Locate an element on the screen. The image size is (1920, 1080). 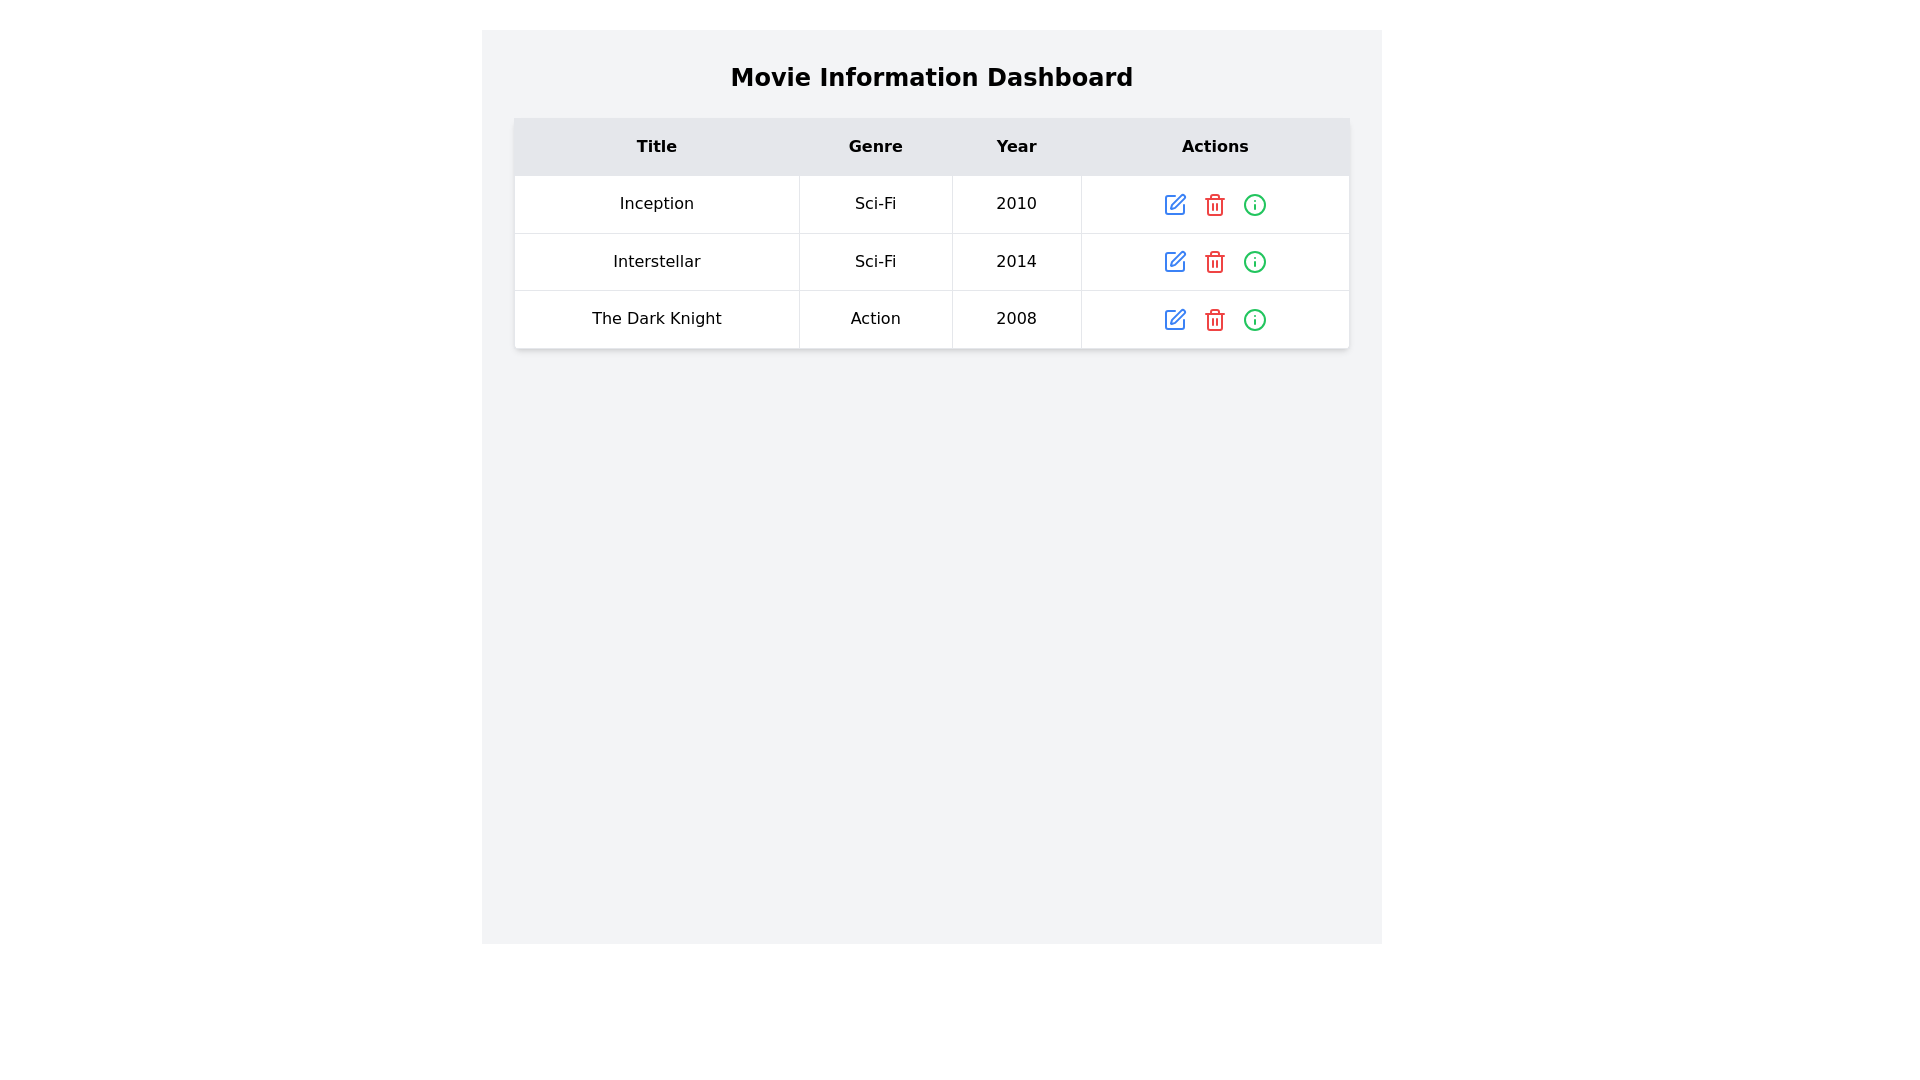
the second row of the main data table containing the information 'Interstellar', 'Sci-Fi', '2014' is located at coordinates (930, 260).